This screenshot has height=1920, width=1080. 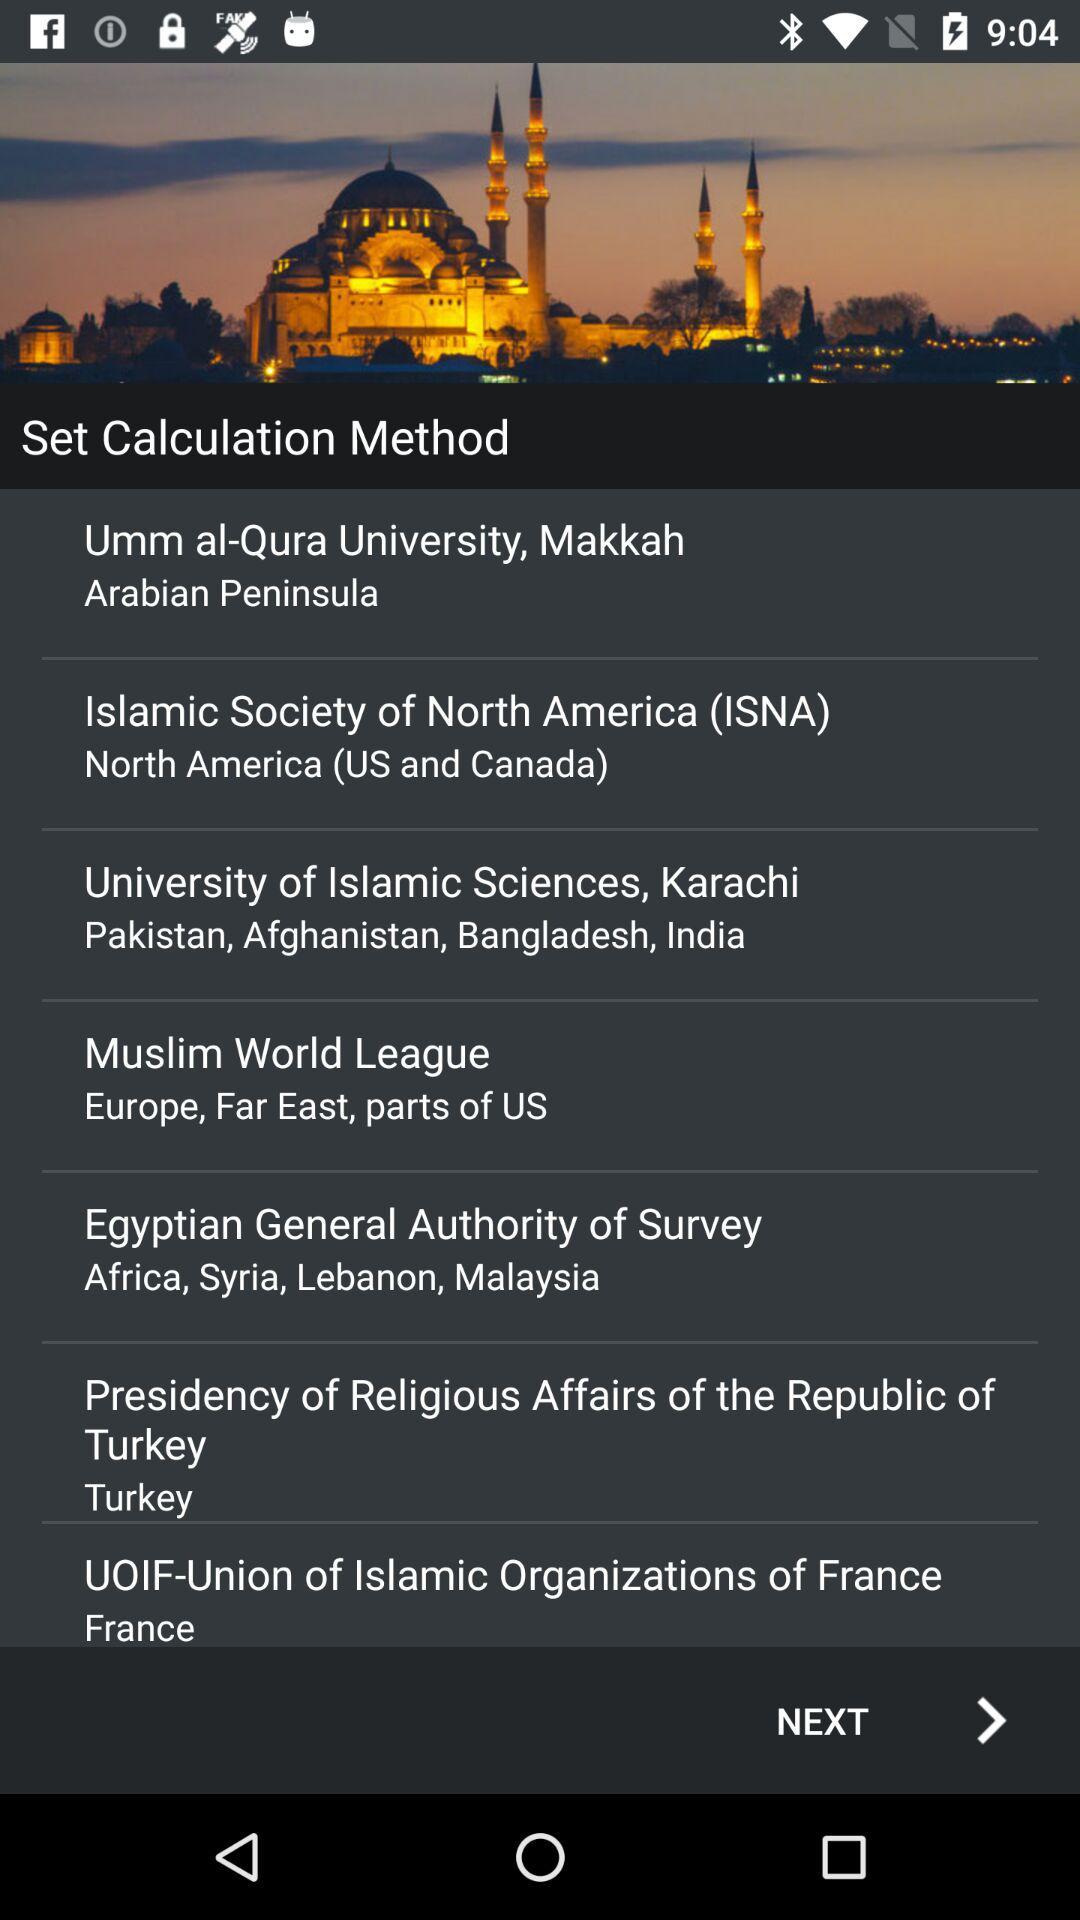 What do you see at coordinates (540, 590) in the screenshot?
I see `the app below the umm al qura app` at bounding box center [540, 590].